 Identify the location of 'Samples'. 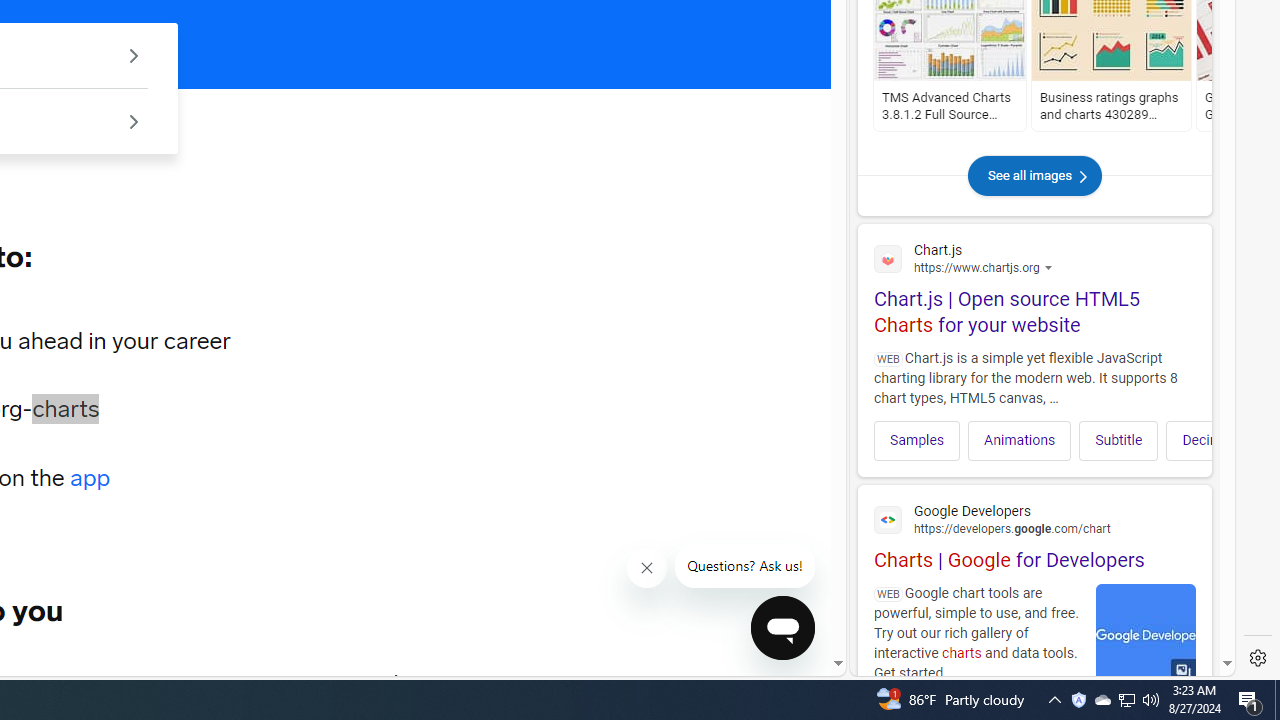
(916, 439).